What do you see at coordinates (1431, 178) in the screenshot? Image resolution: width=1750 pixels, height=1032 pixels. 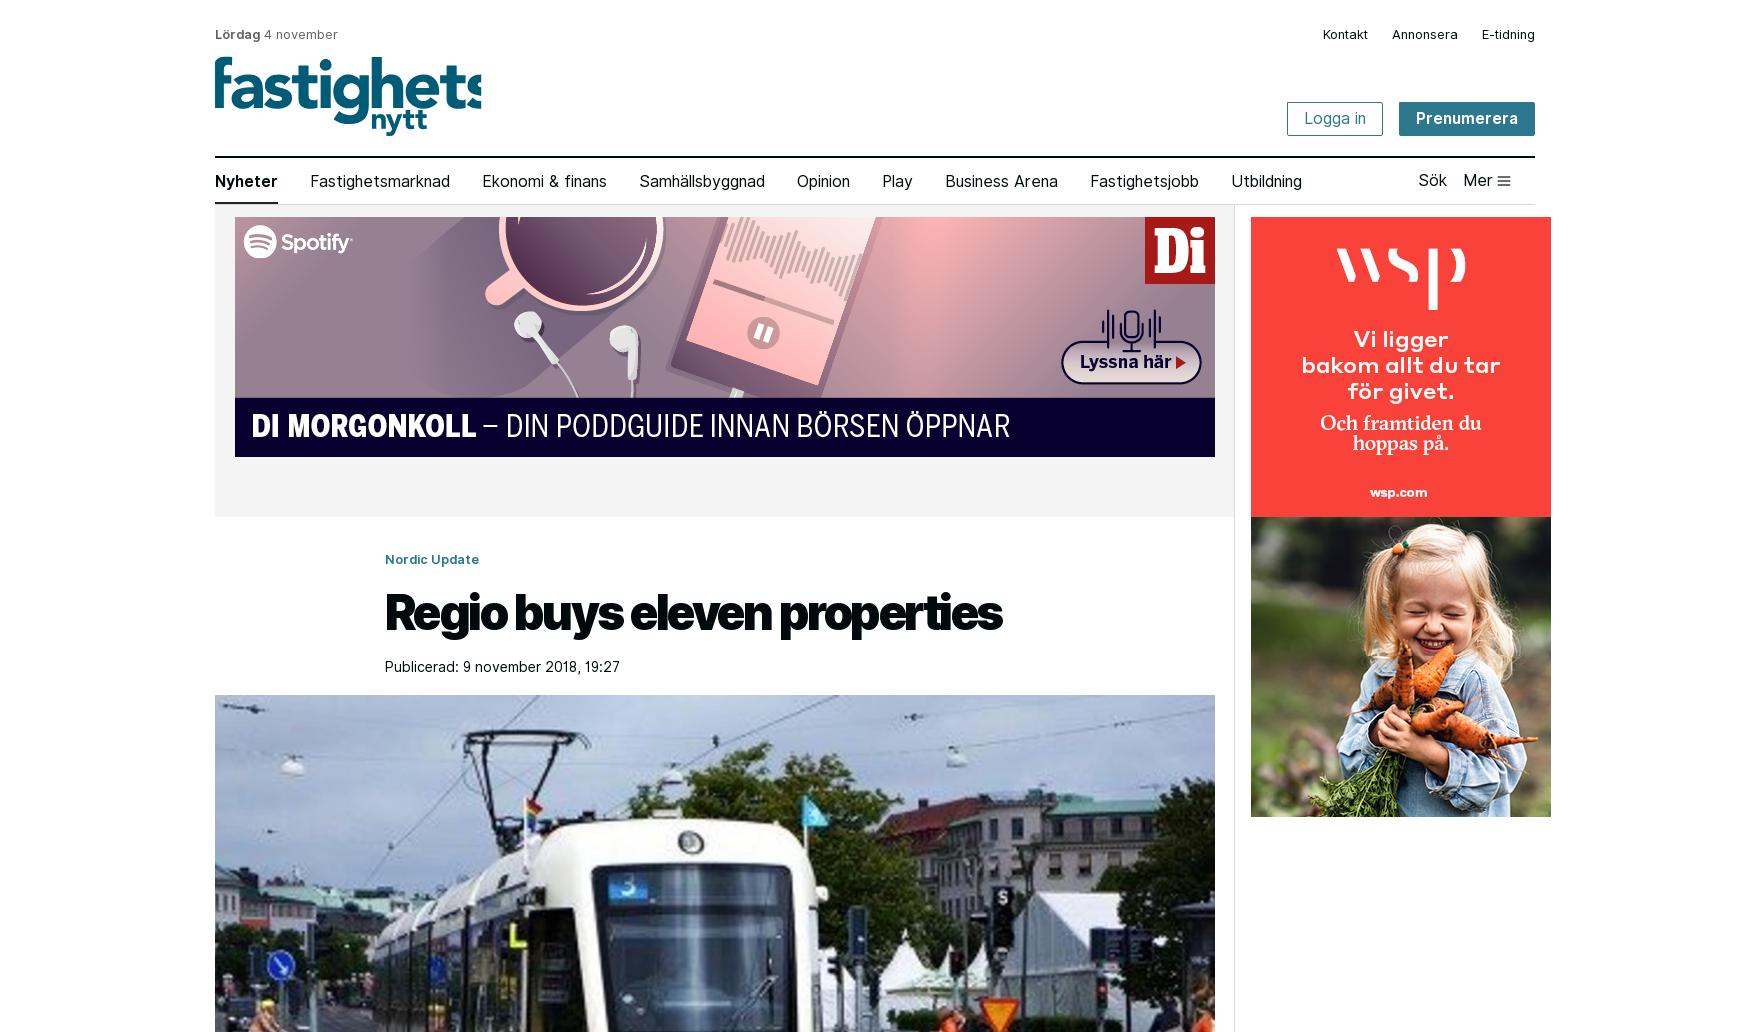 I see `'Sök'` at bounding box center [1431, 178].